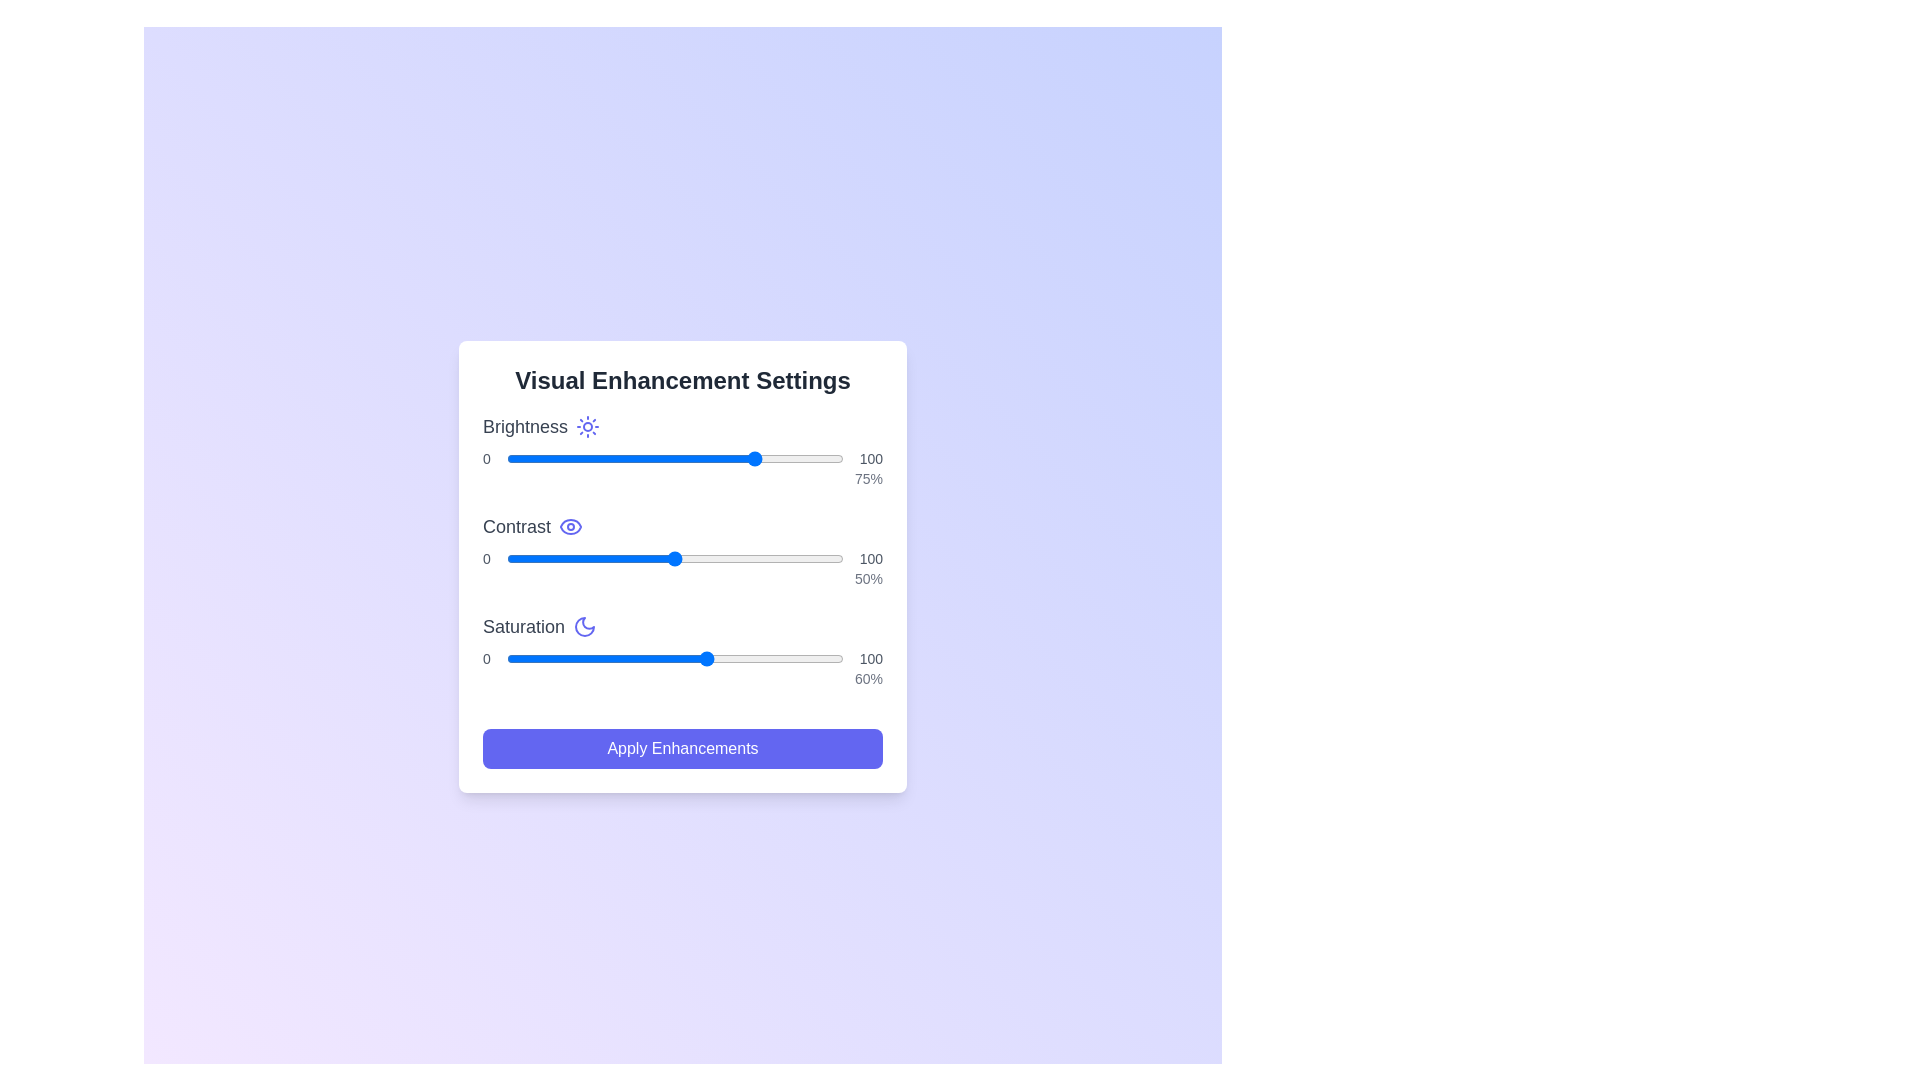 The image size is (1920, 1080). I want to click on the brightness slider to set the brightness level to 6, so click(527, 459).